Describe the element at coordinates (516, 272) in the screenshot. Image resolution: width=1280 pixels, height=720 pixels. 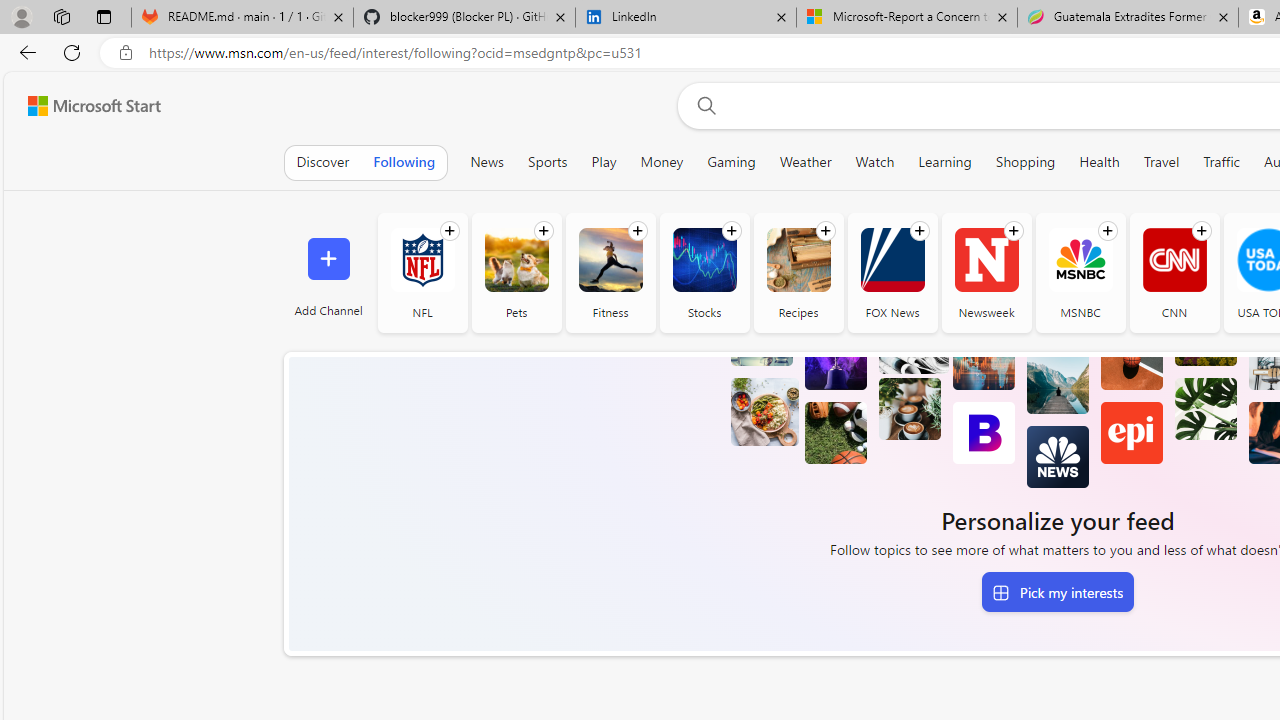
I see `'Pets'` at that location.